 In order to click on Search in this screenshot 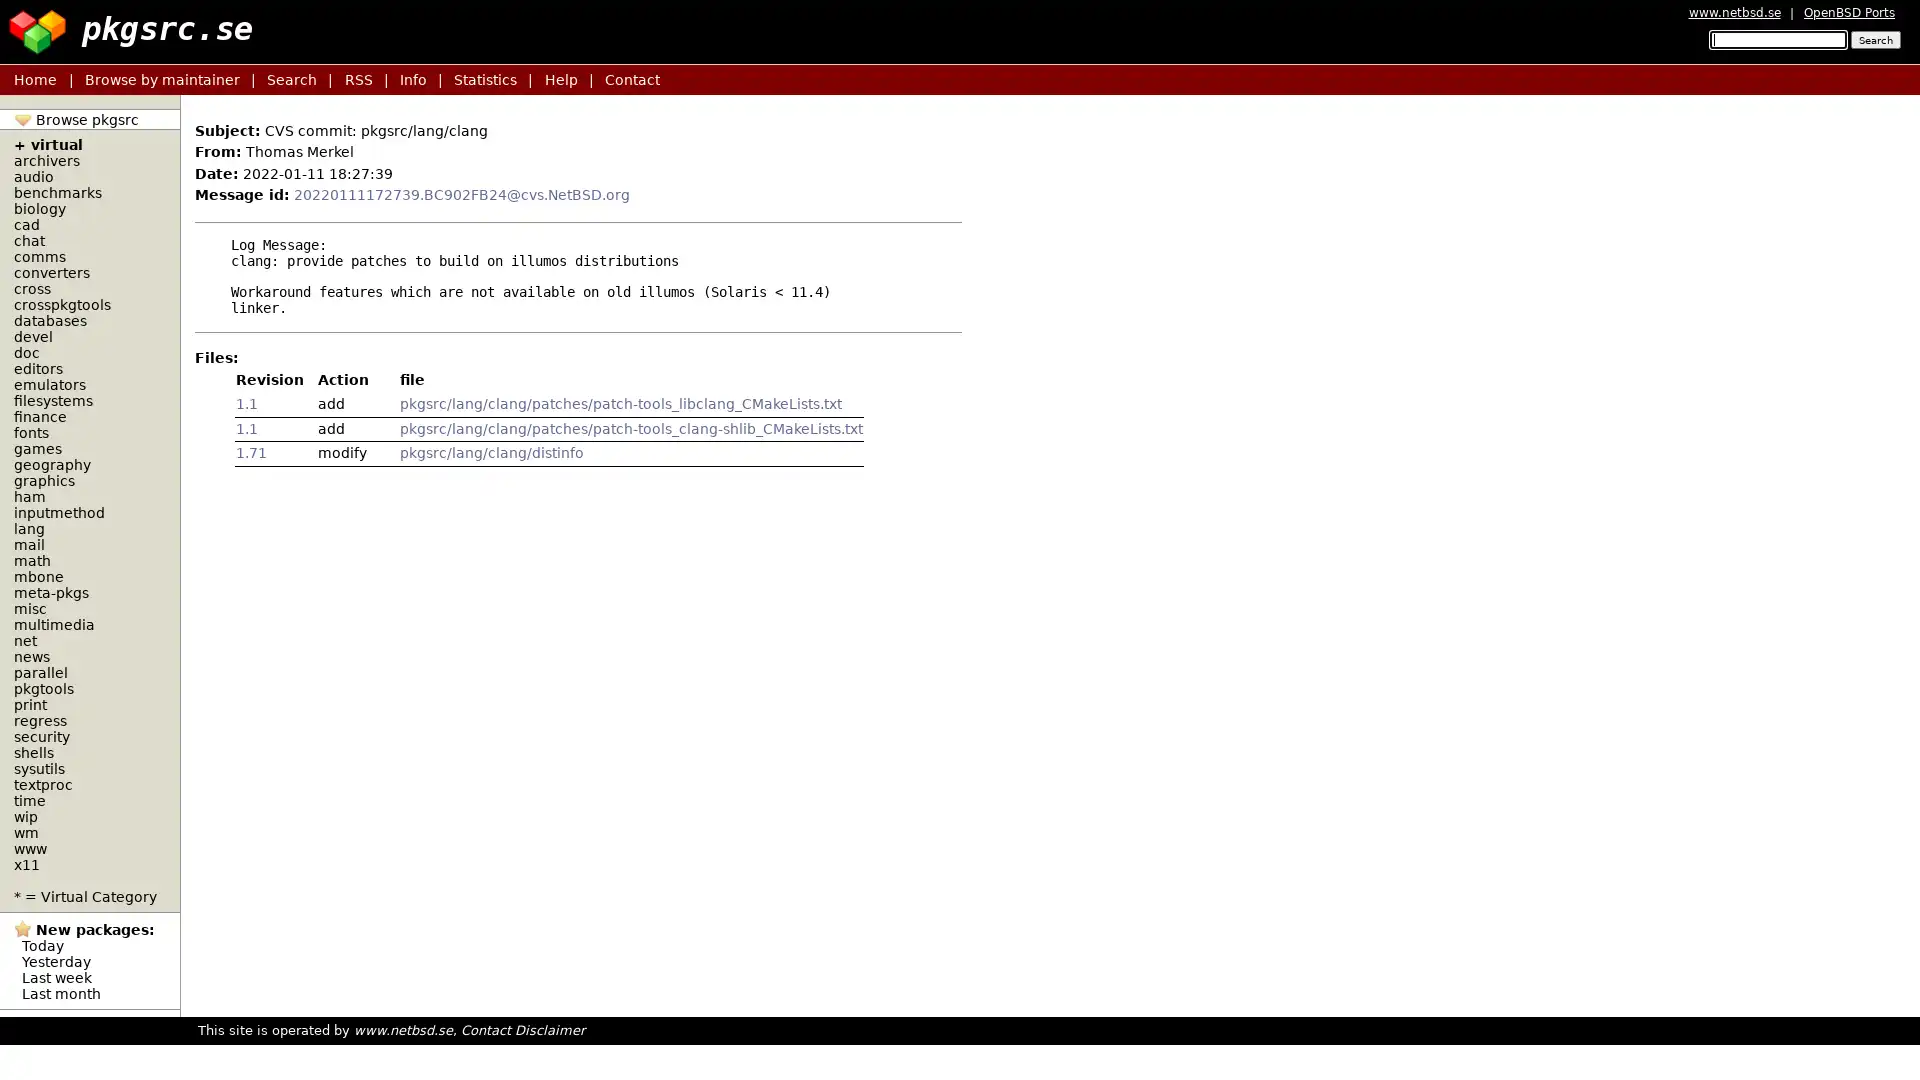, I will do `click(1874, 39)`.